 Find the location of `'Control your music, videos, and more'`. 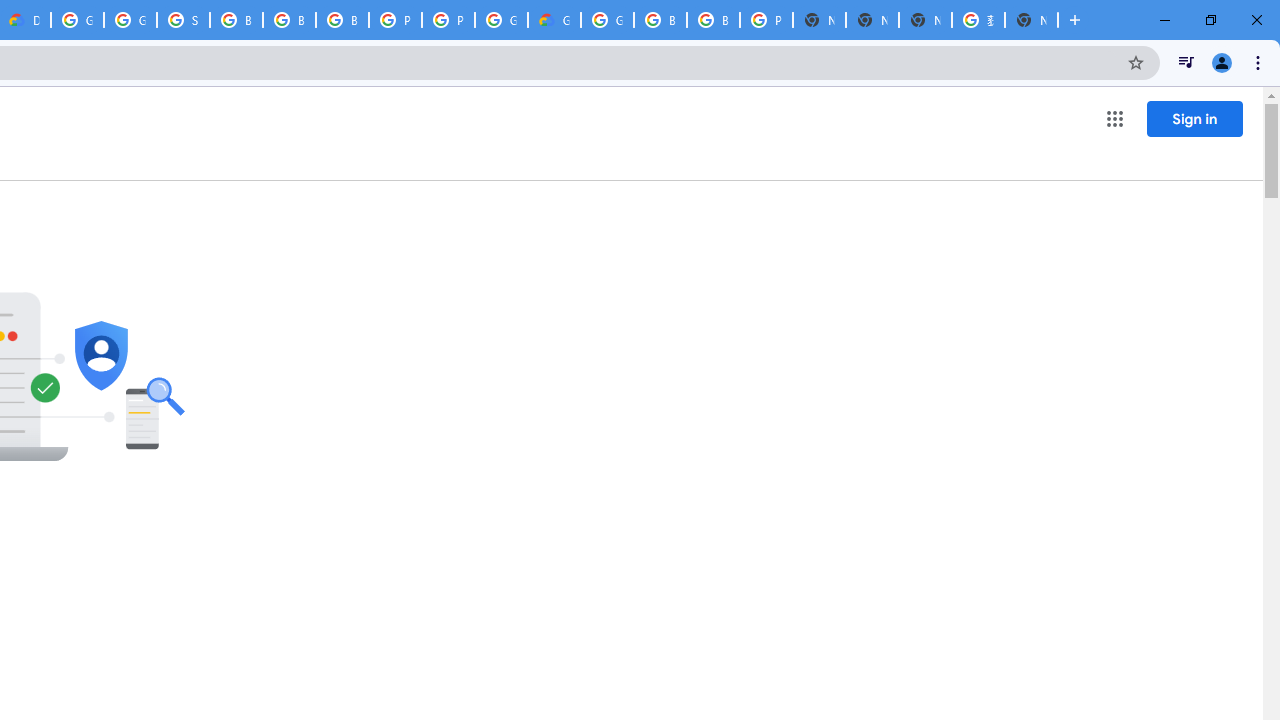

'Control your music, videos, and more' is located at coordinates (1185, 61).